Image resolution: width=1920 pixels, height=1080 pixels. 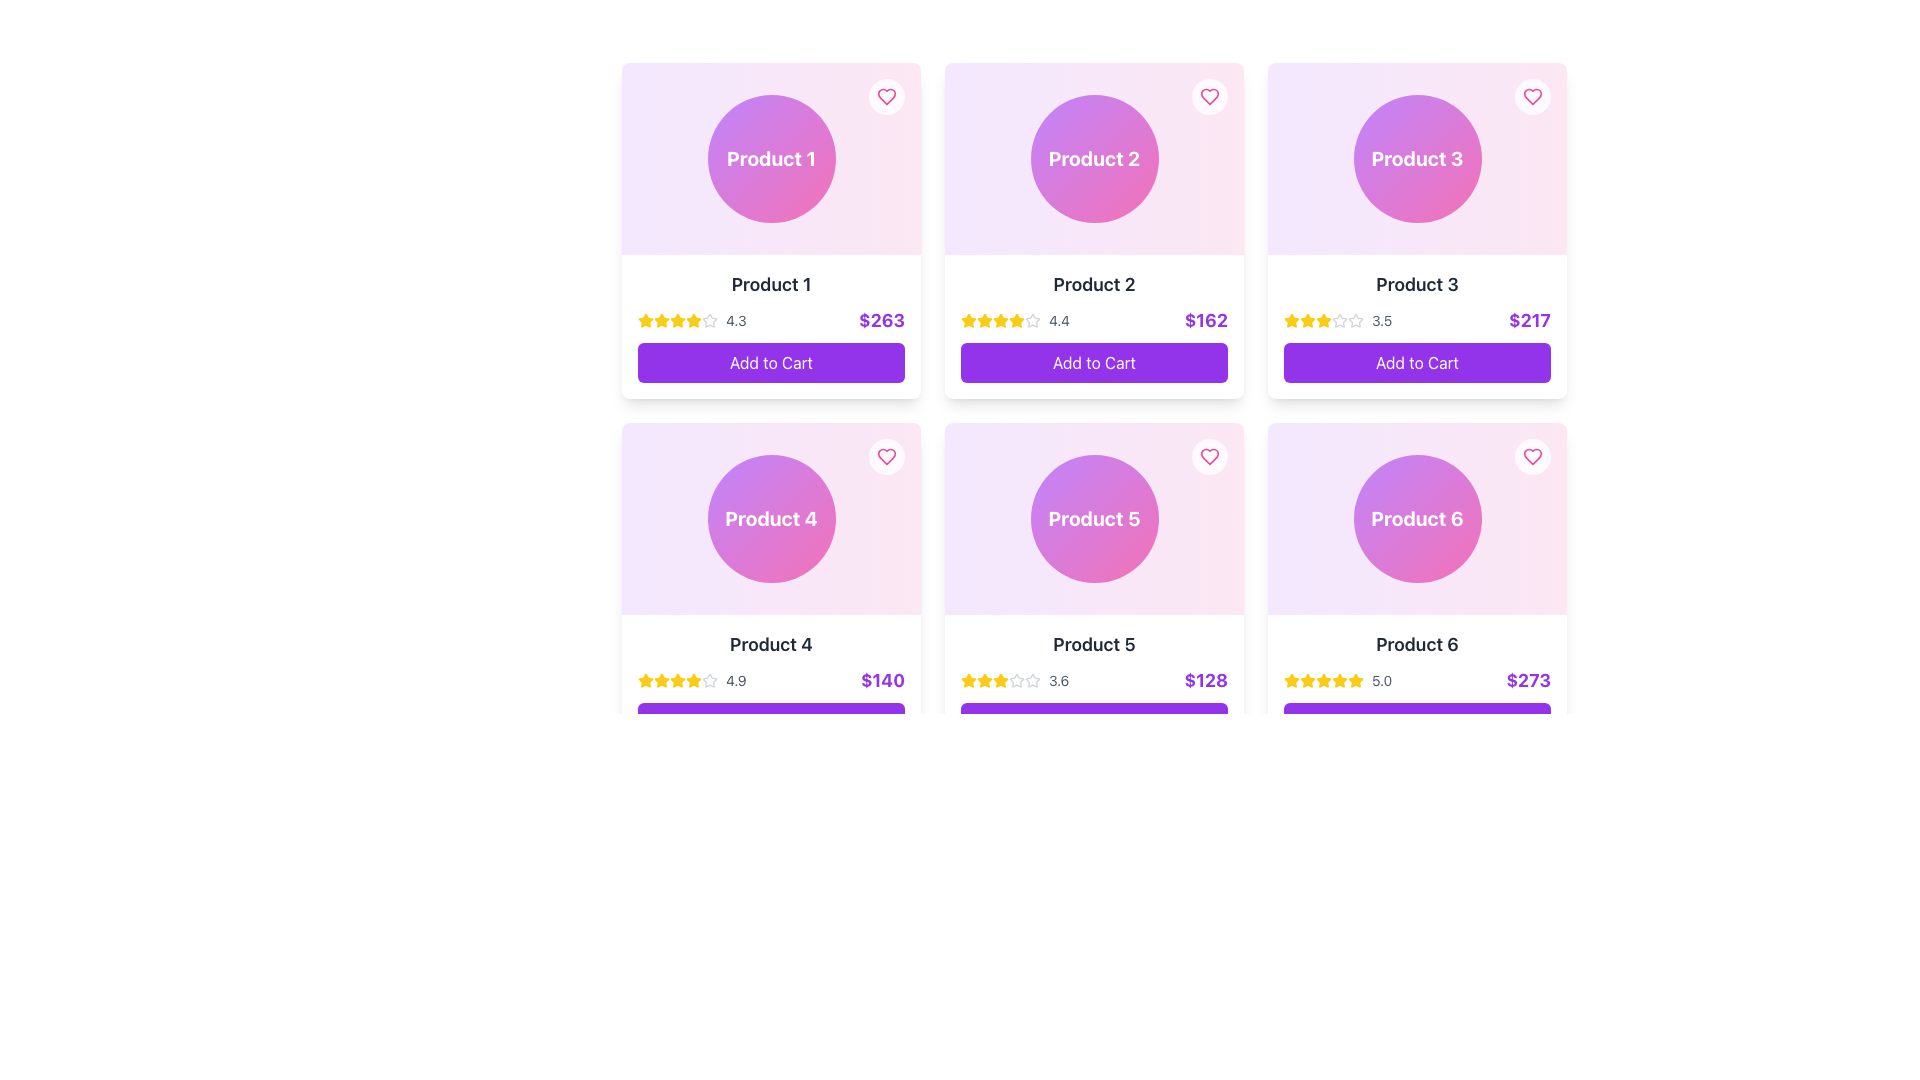 I want to click on the static text label that serves as the title or identifier for the product, located in the second card of the top row, below the product image and above the pricing and rating section, so click(x=1093, y=285).